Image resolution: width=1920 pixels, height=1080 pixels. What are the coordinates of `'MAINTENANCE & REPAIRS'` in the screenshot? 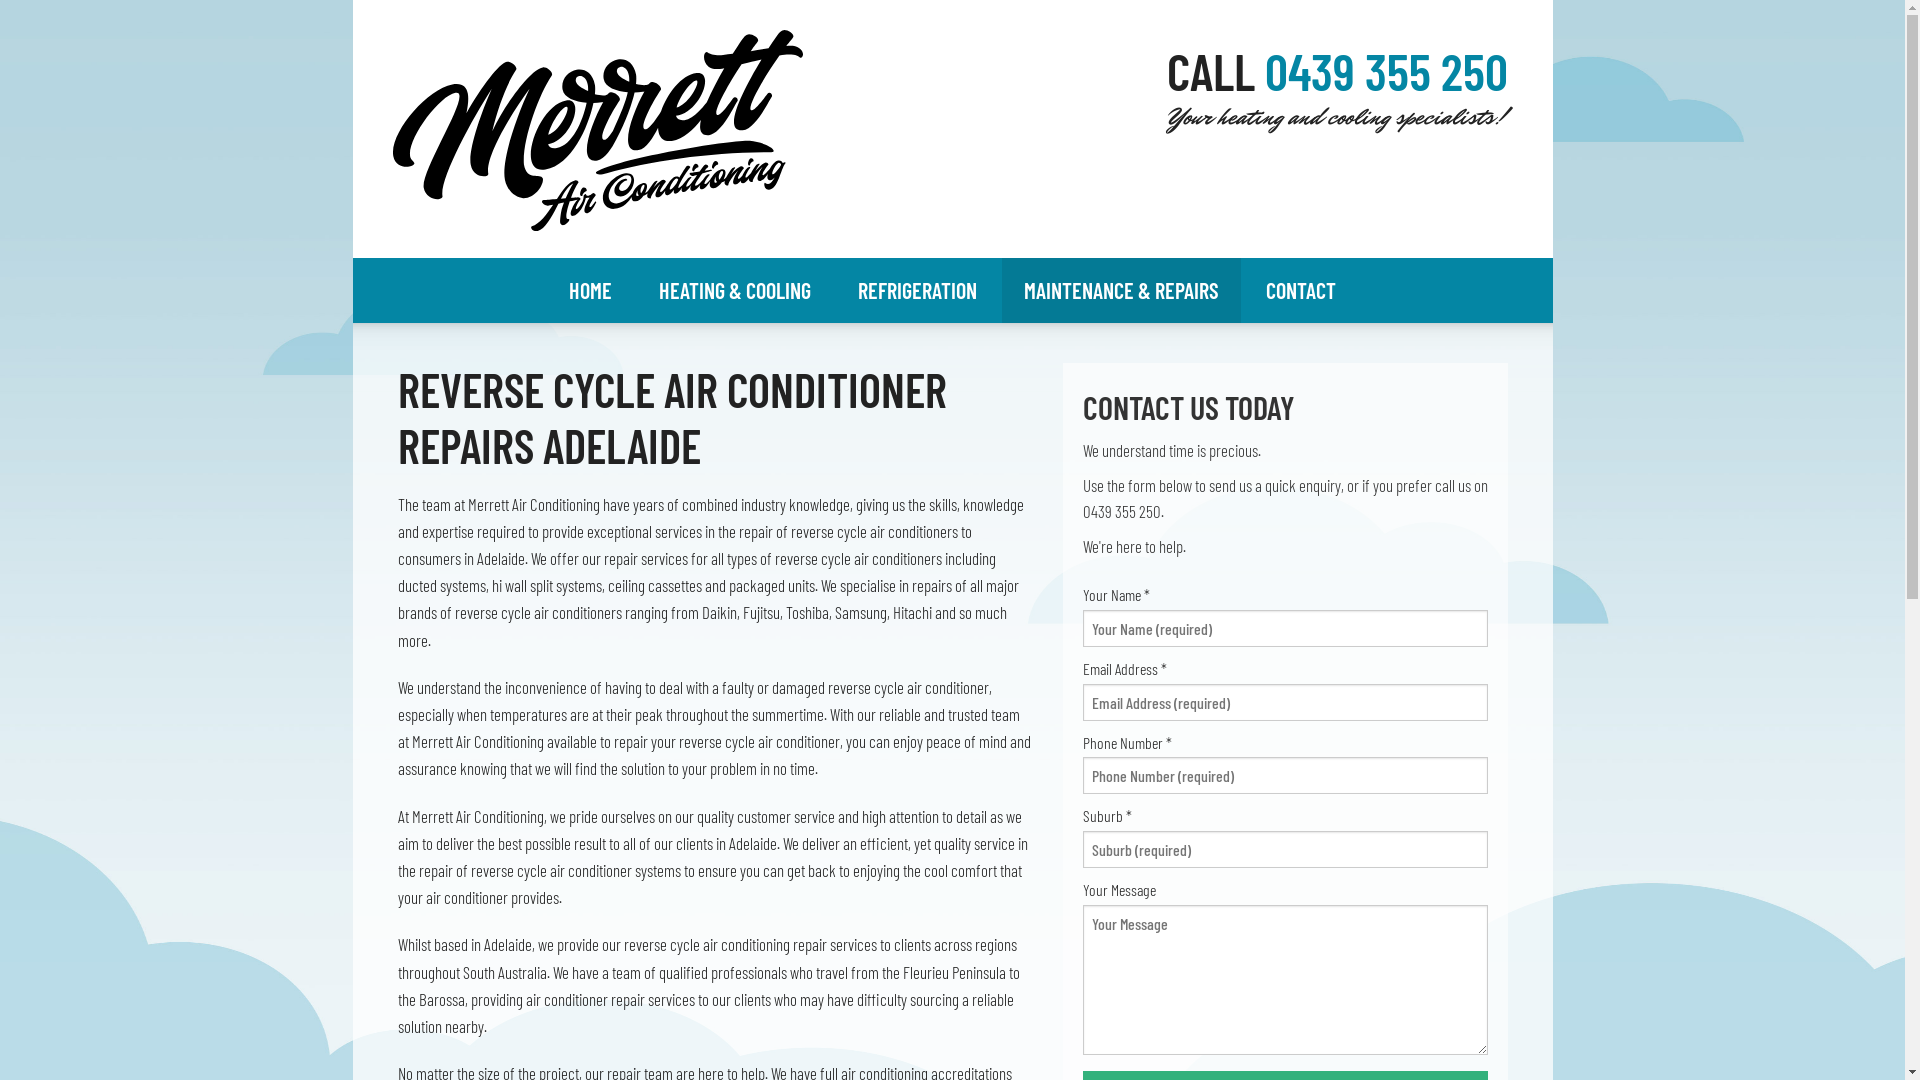 It's located at (1121, 290).